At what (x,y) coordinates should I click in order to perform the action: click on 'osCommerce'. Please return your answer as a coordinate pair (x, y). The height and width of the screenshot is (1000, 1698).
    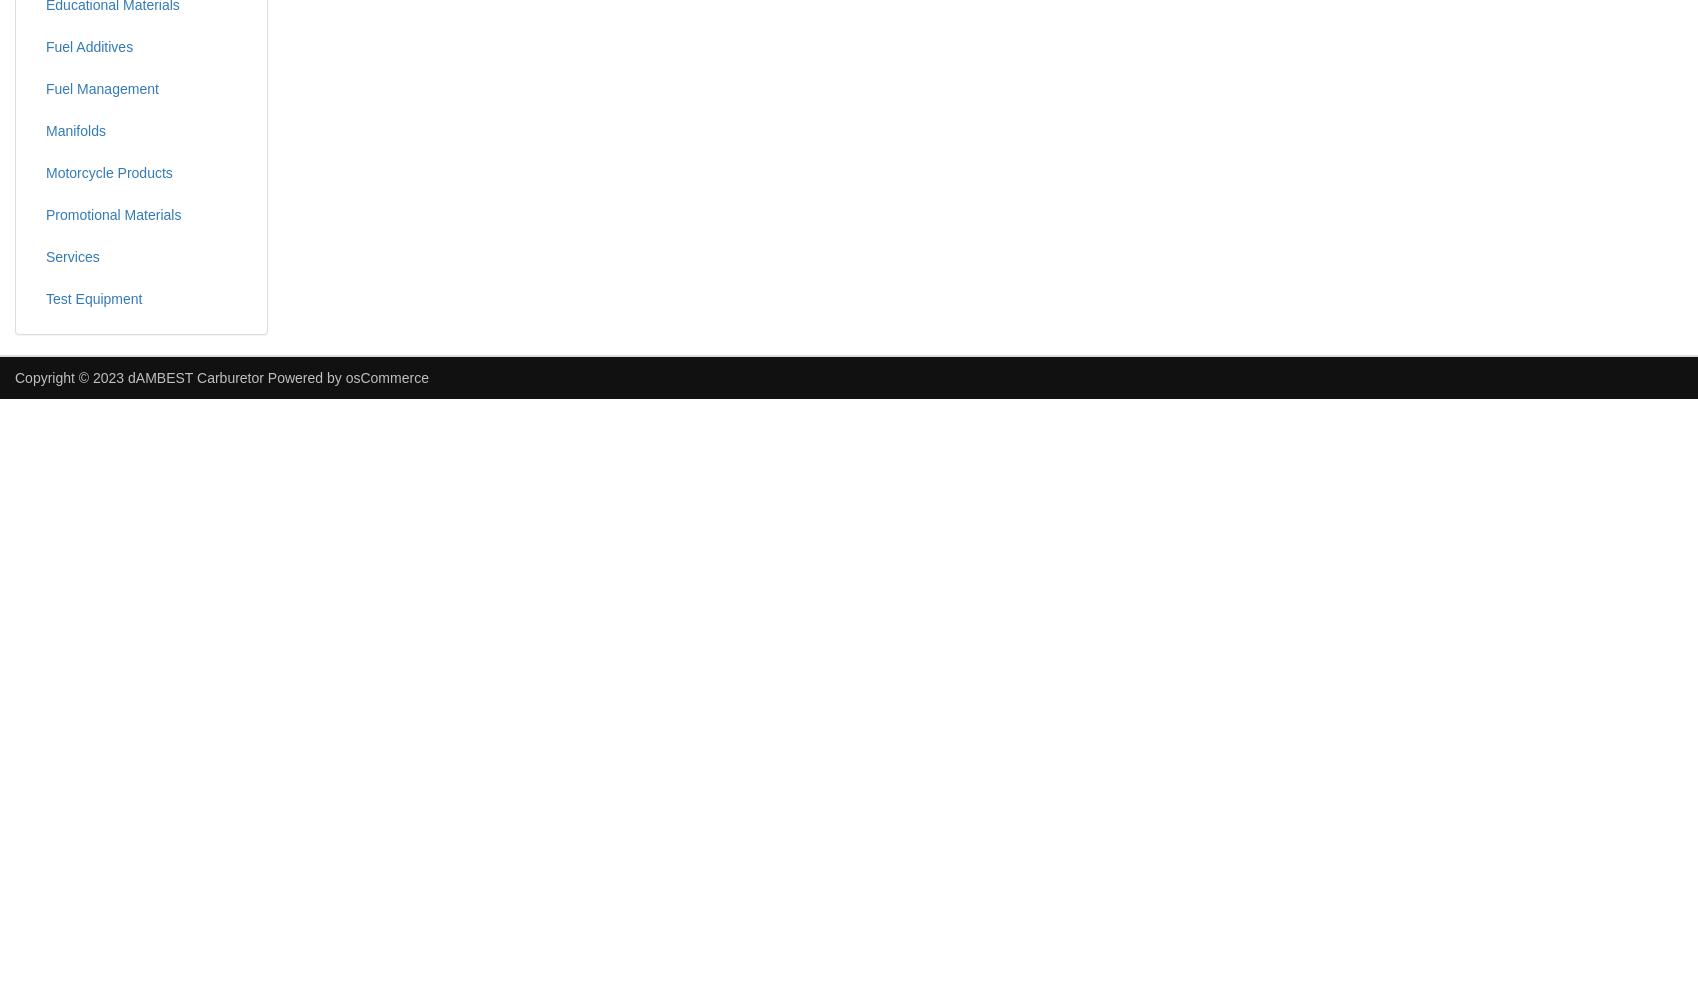
    Looking at the image, I should click on (386, 377).